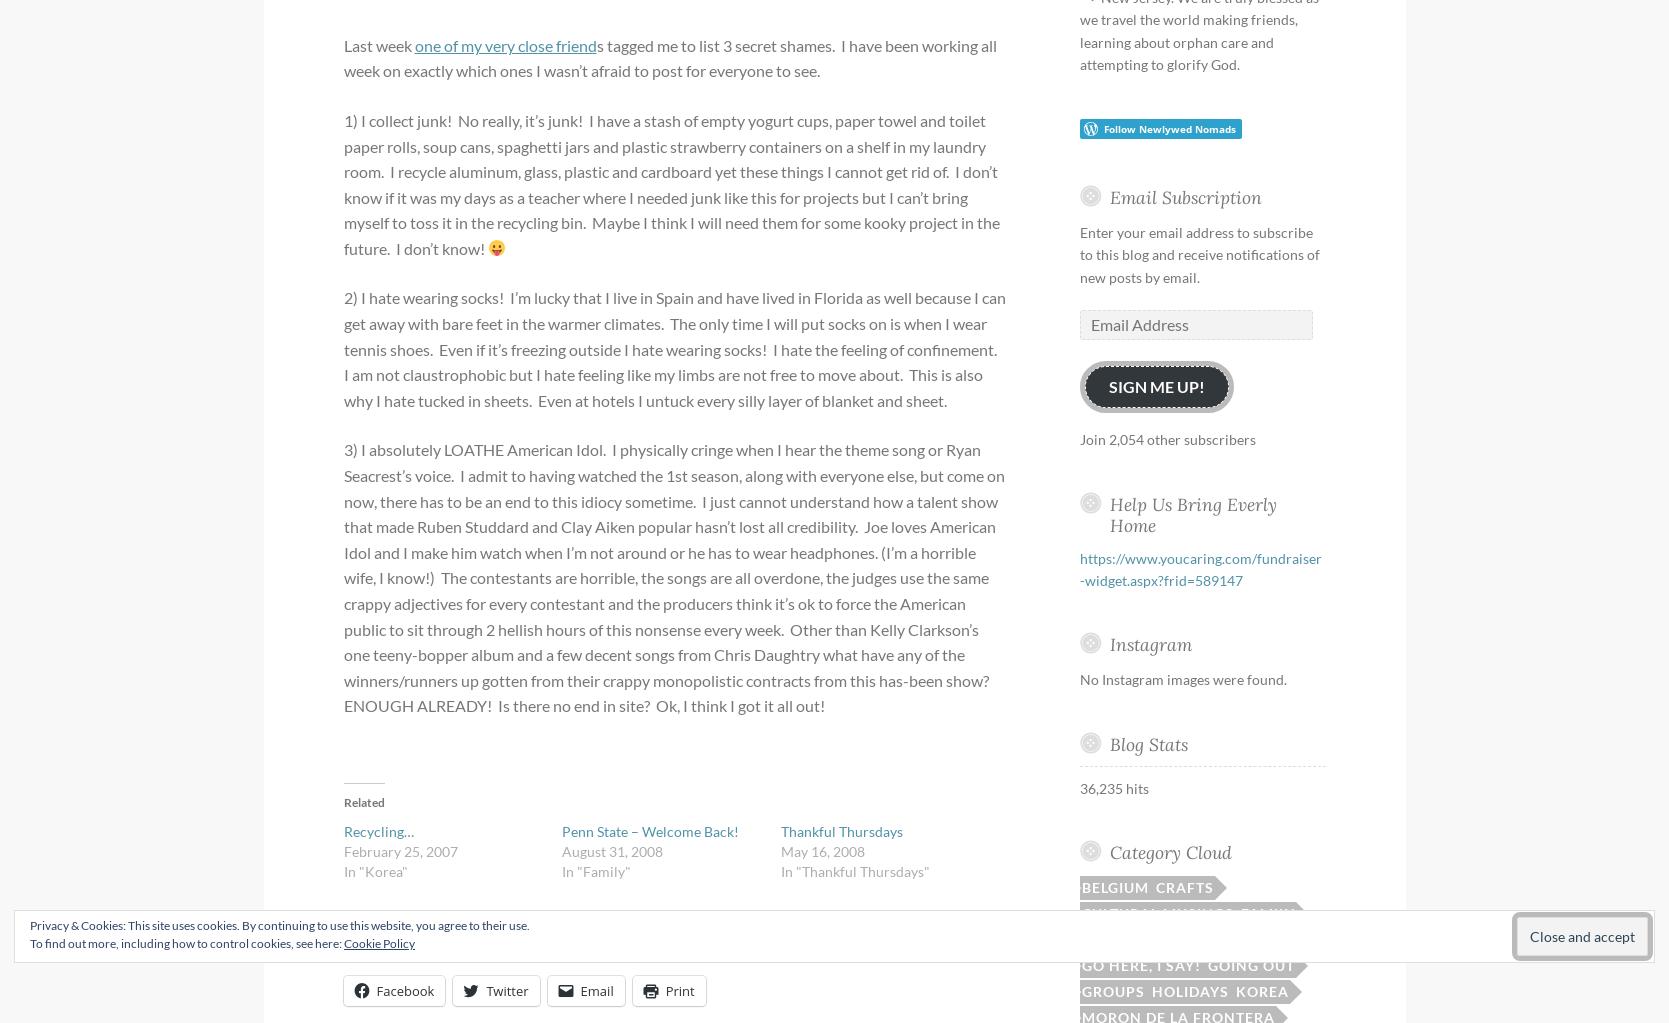  I want to click on 'Instagram', so click(1148, 644).